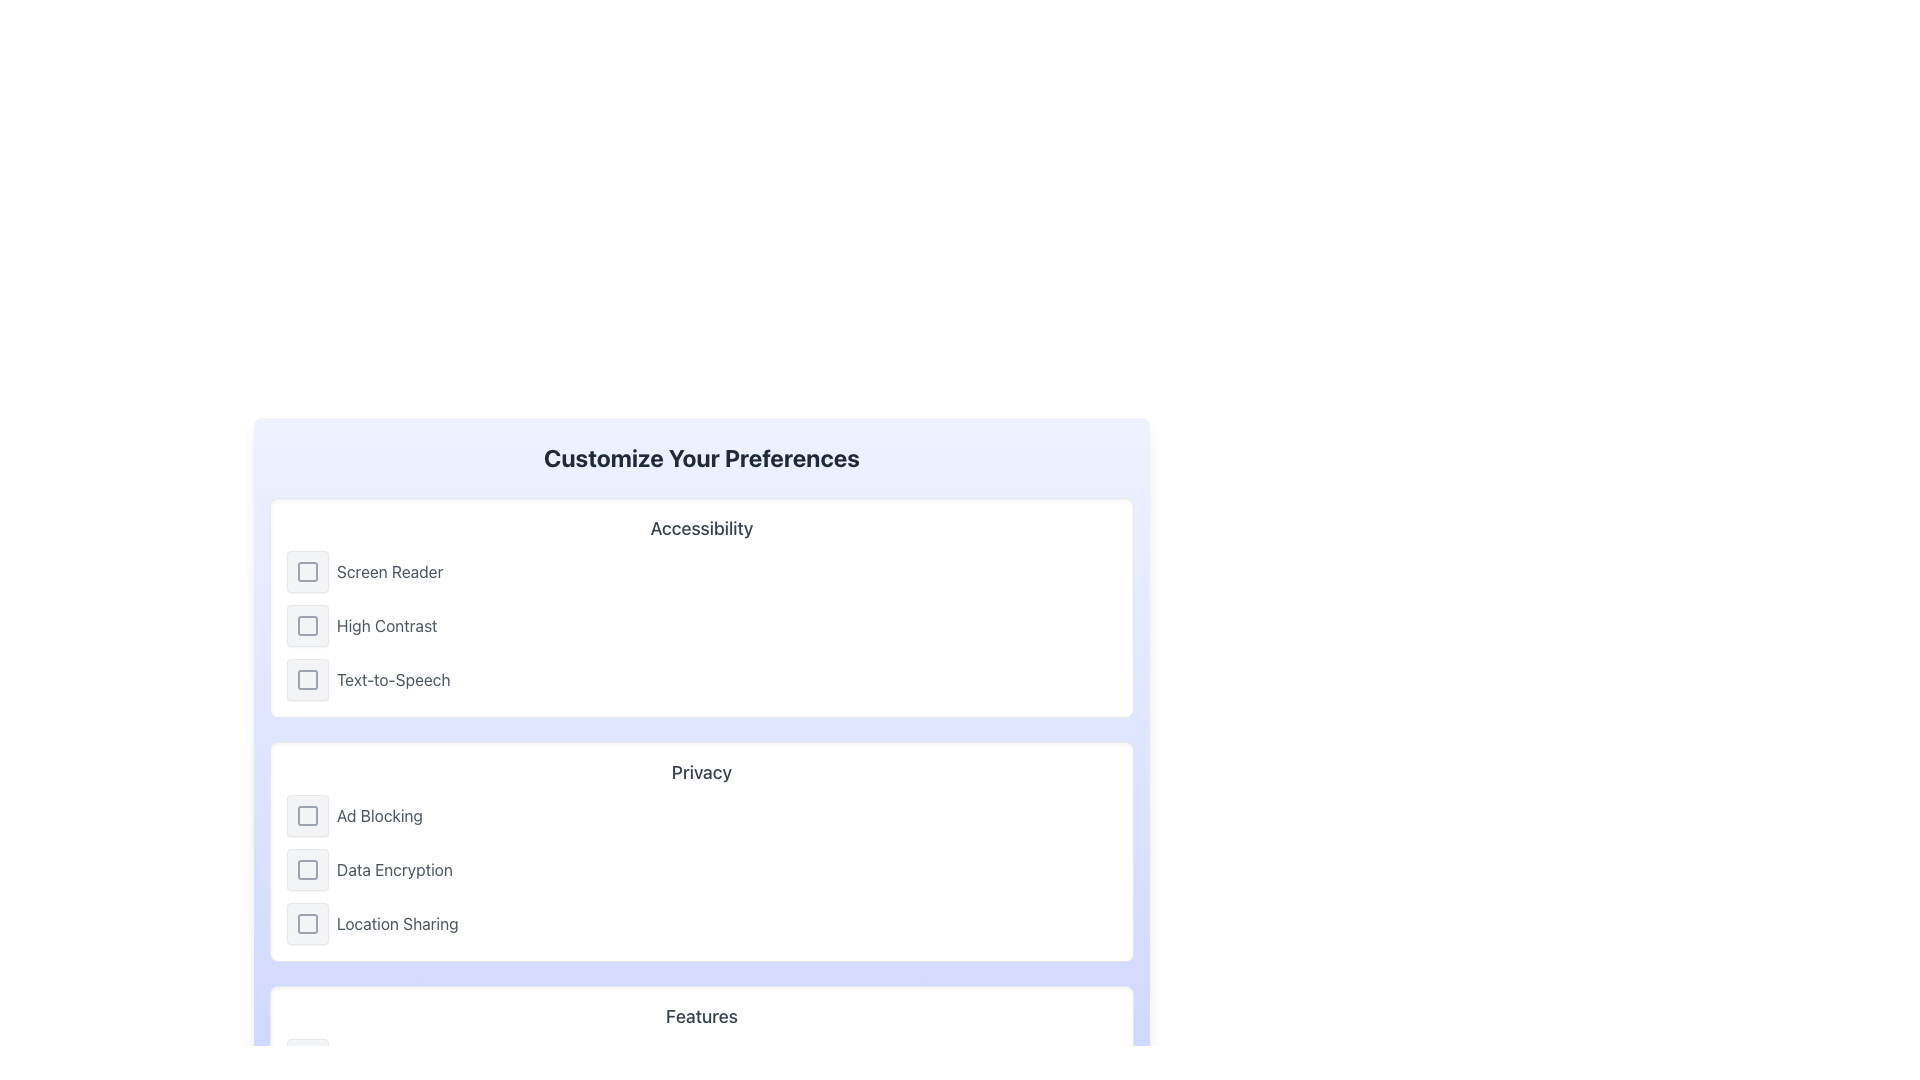 The image size is (1920, 1080). What do you see at coordinates (306, 869) in the screenshot?
I see `the checkbox associated with the 'Data Encryption' label in the 'Privacy' section of the 'Customize Your Preferences' interface` at bounding box center [306, 869].